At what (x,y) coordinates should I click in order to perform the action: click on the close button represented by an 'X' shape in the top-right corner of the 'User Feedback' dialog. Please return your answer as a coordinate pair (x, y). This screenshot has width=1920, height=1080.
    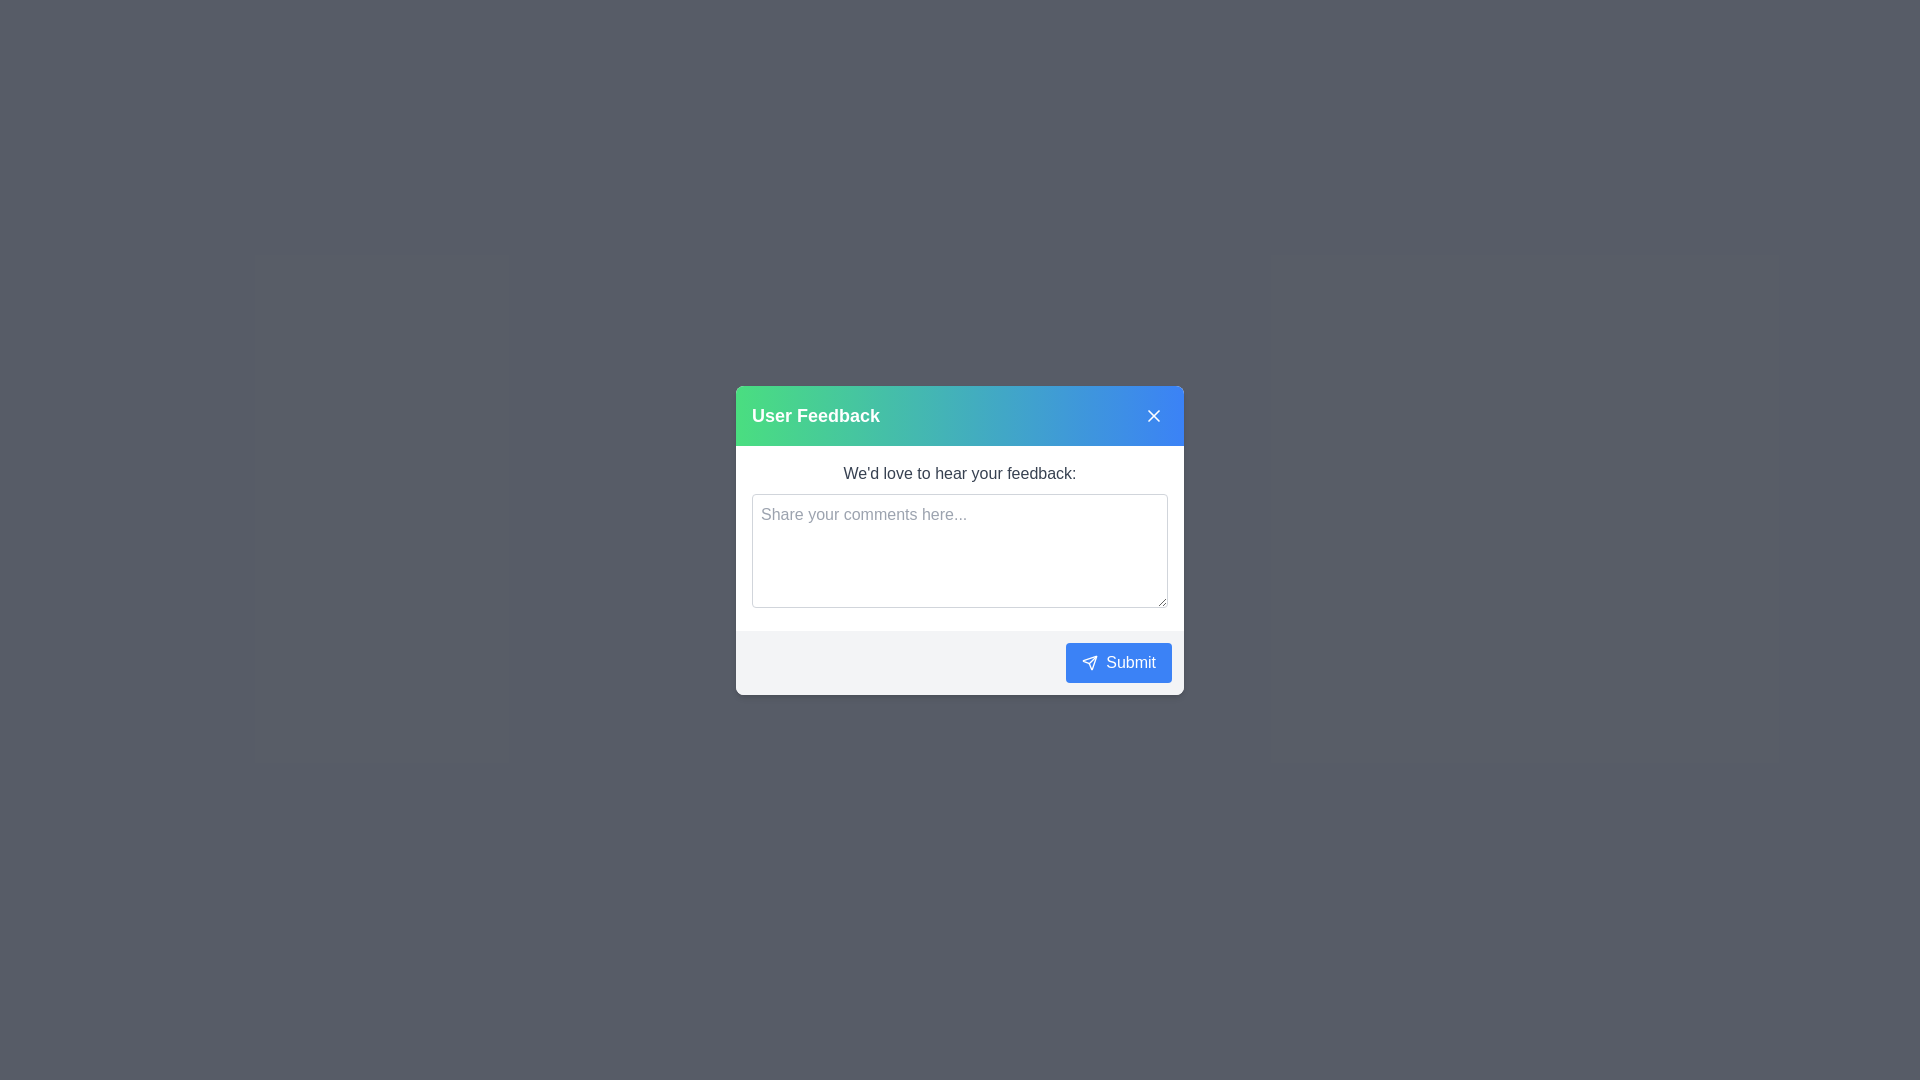
    Looking at the image, I should click on (1153, 414).